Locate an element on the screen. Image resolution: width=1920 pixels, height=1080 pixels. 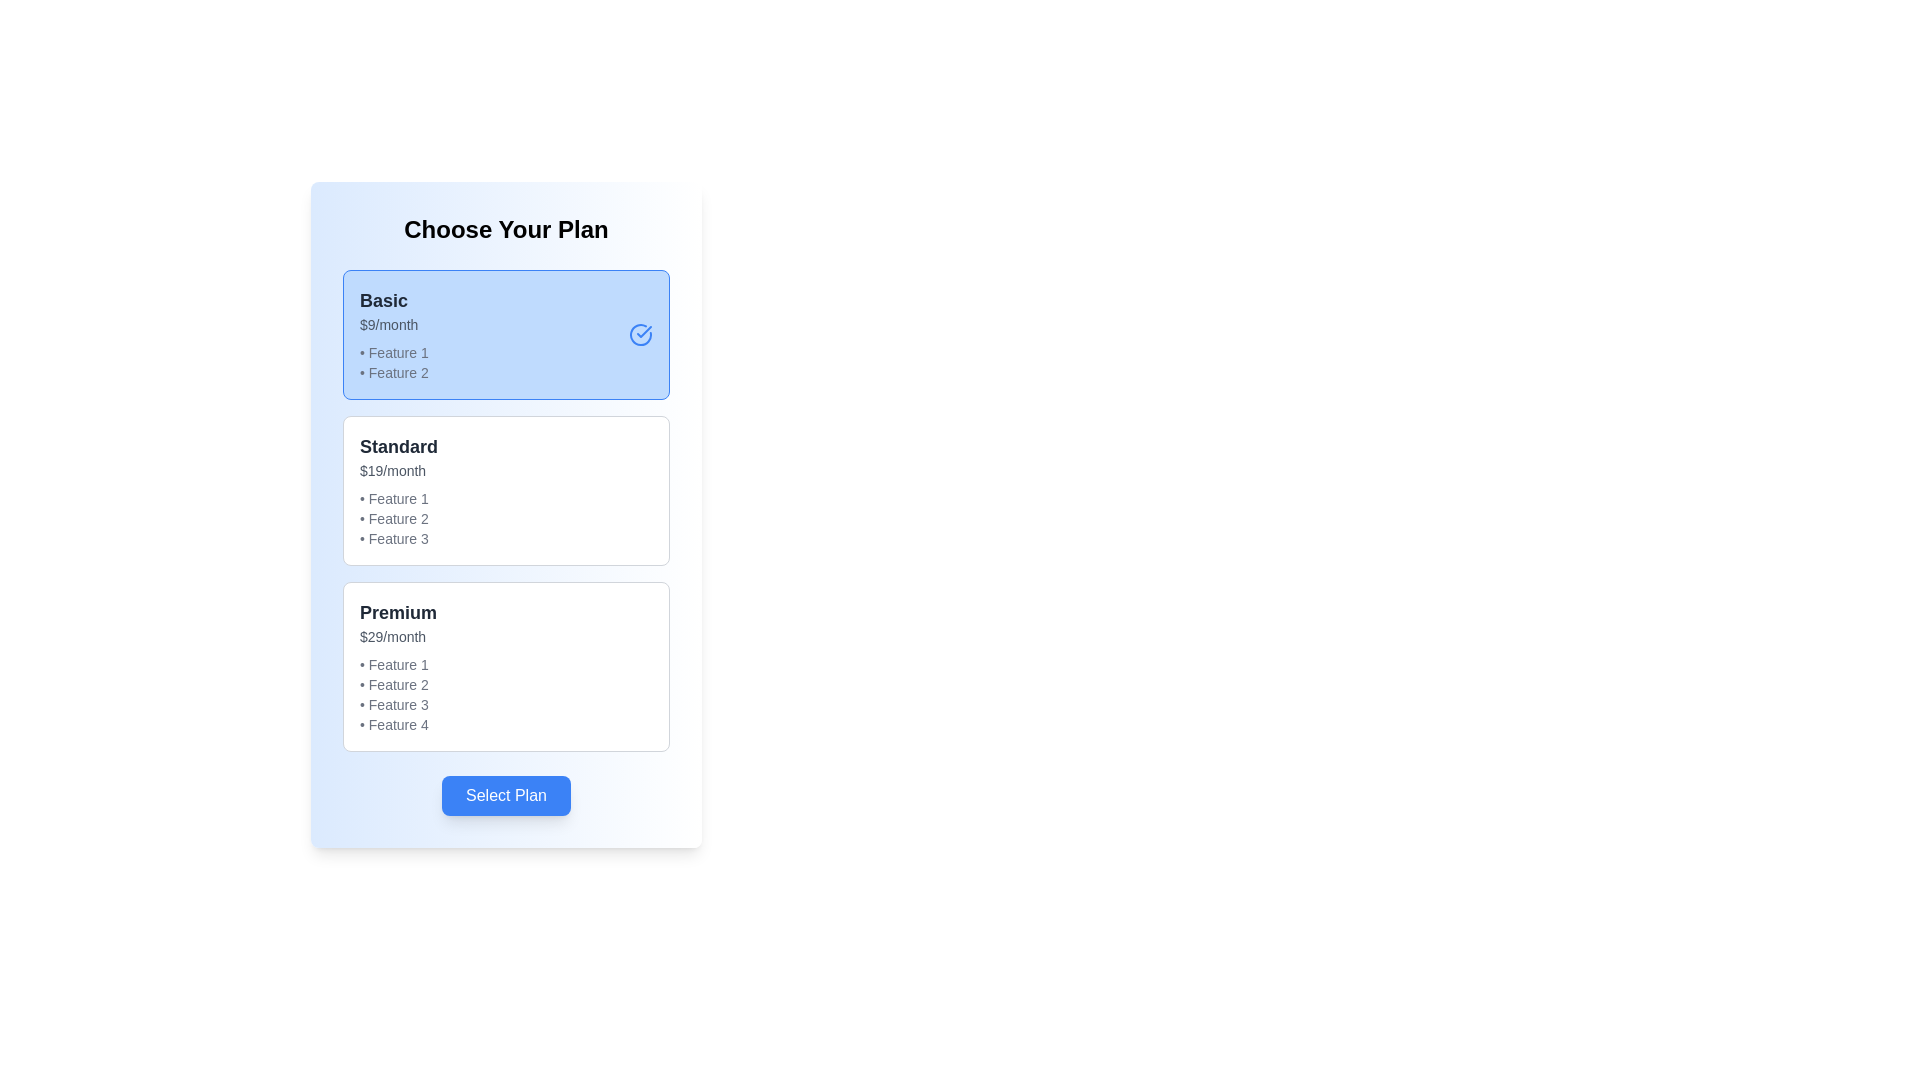
the text list that displays features of the 'Standard' plan, located beneath the title and price details is located at coordinates (398, 518).